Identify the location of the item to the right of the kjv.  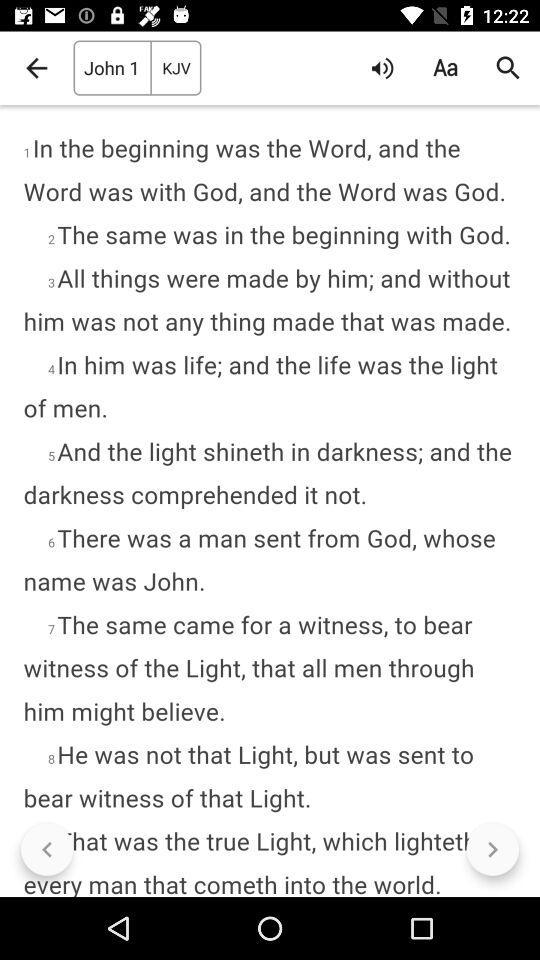
(382, 68).